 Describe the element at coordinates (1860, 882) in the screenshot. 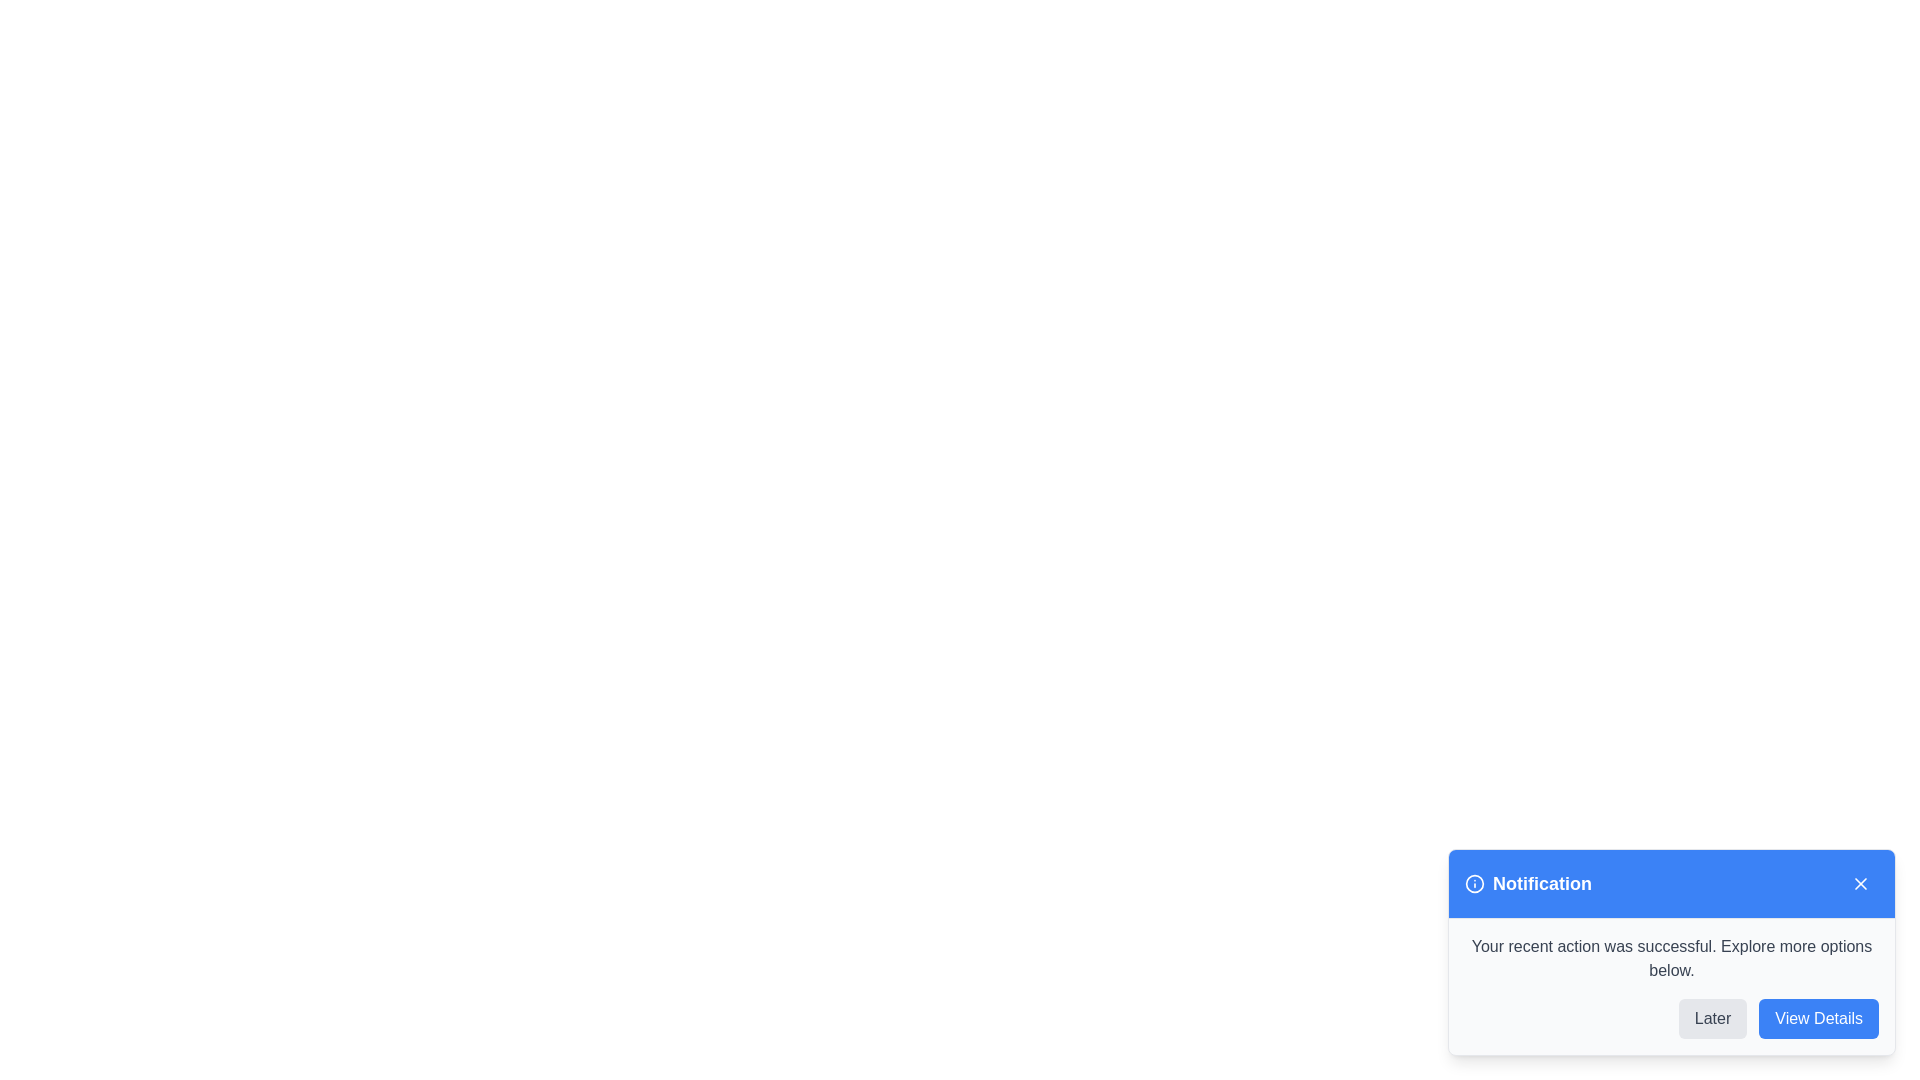

I see `the 'x' icon button located at the top-right corner of the blue notification header to observe any hover effects` at that location.